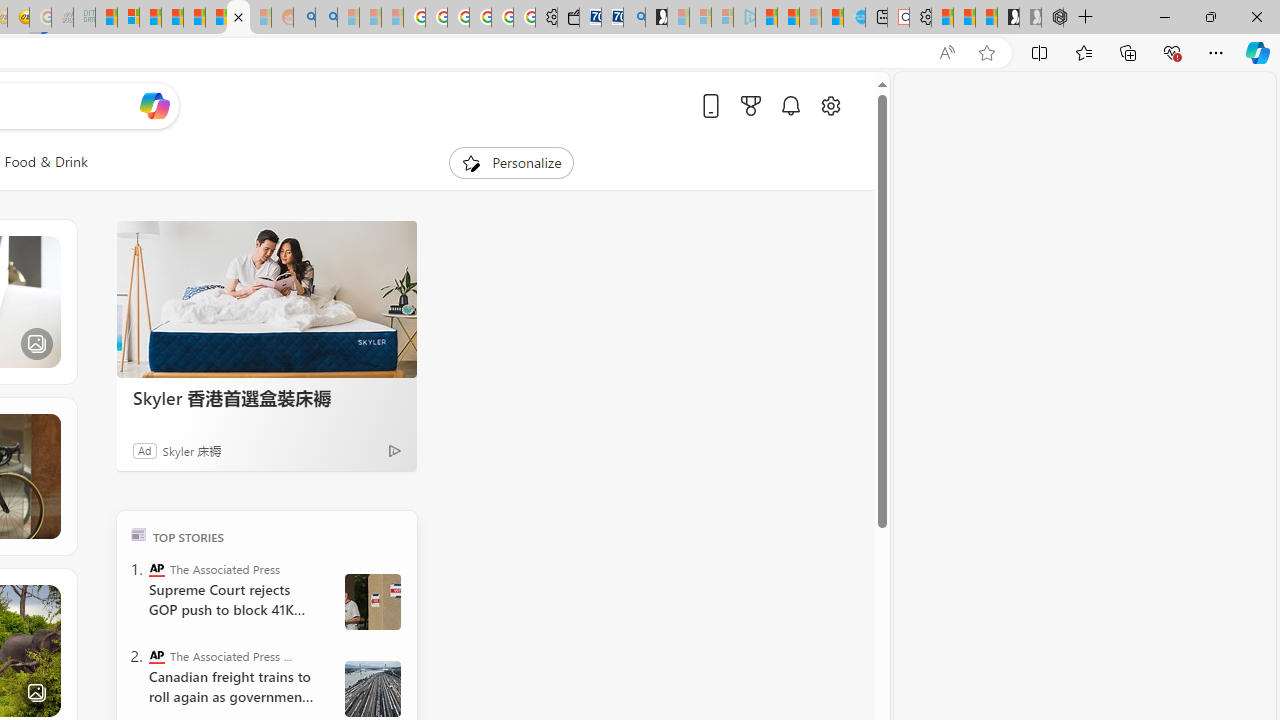  Describe the element at coordinates (137, 533) in the screenshot. I see `'TOP'` at that location.